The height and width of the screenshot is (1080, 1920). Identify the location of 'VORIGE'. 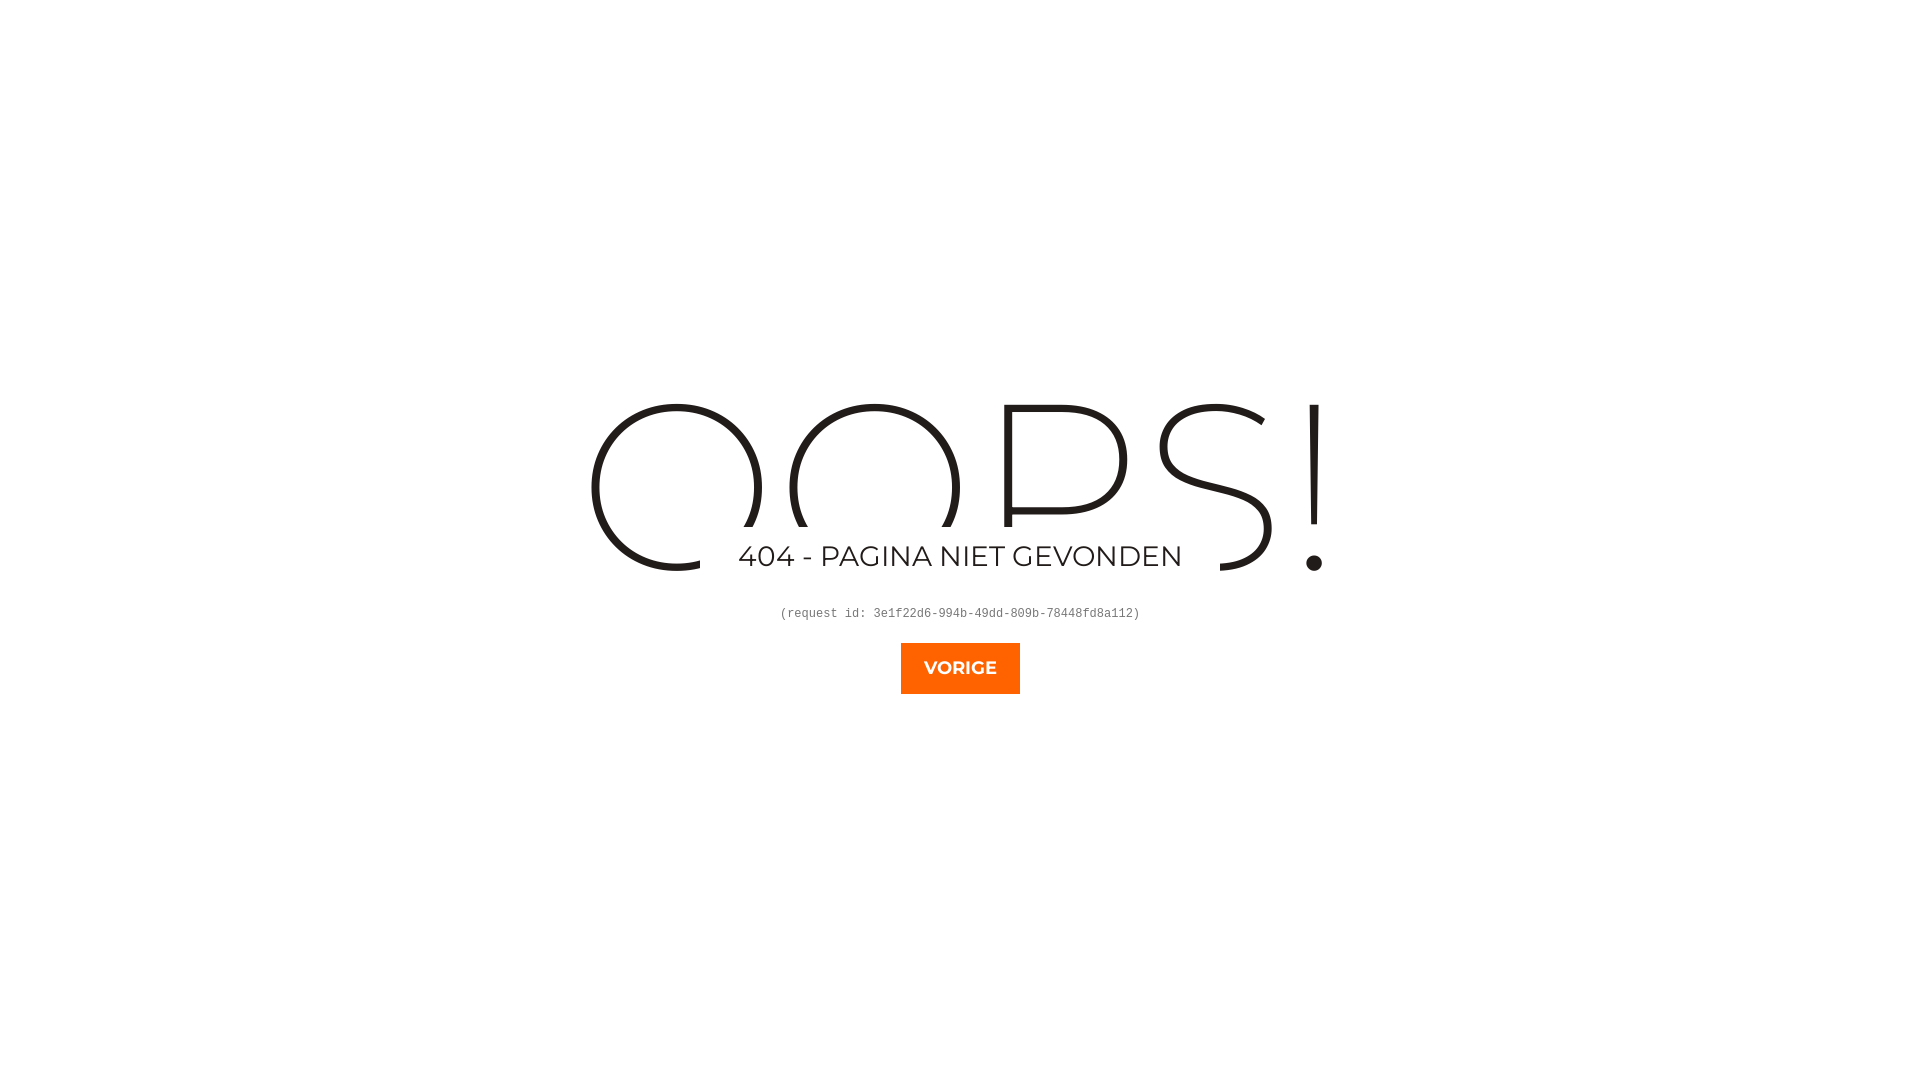
(958, 668).